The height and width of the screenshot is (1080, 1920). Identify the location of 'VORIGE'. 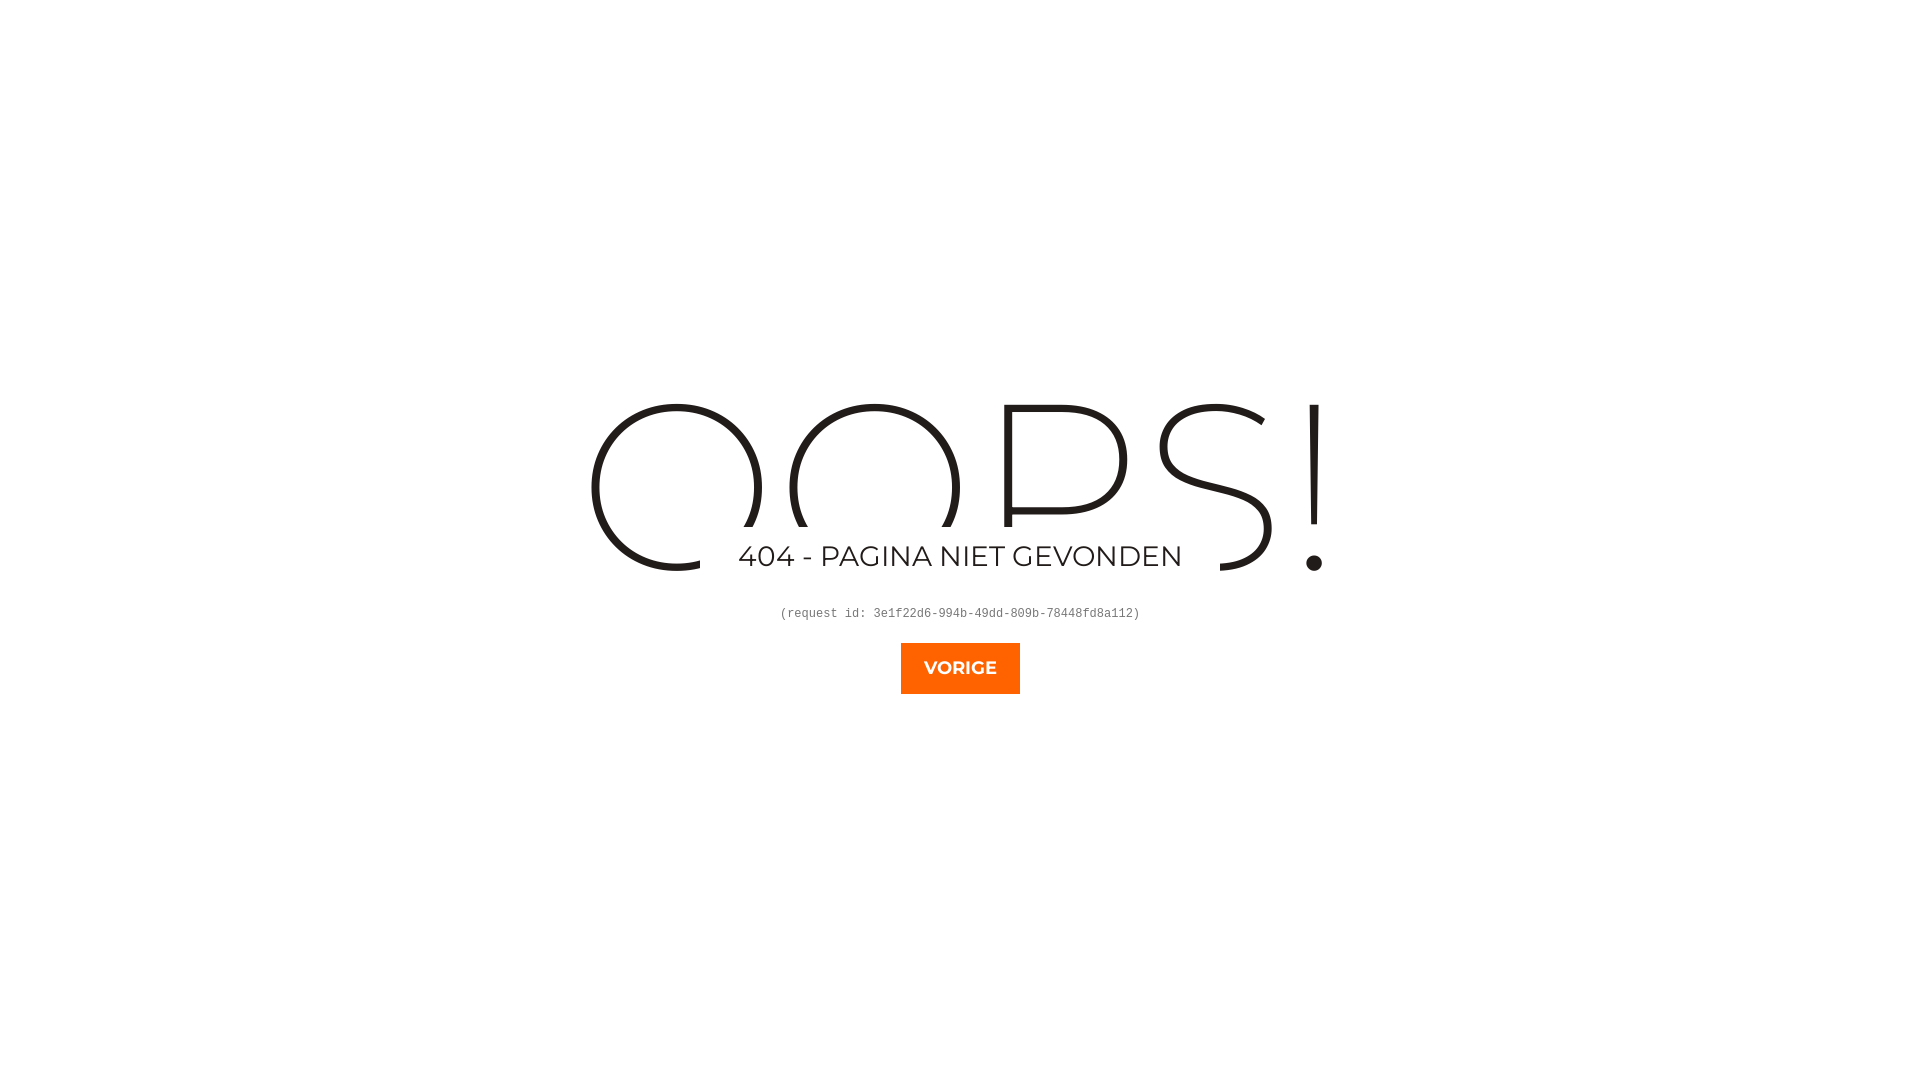
(958, 668).